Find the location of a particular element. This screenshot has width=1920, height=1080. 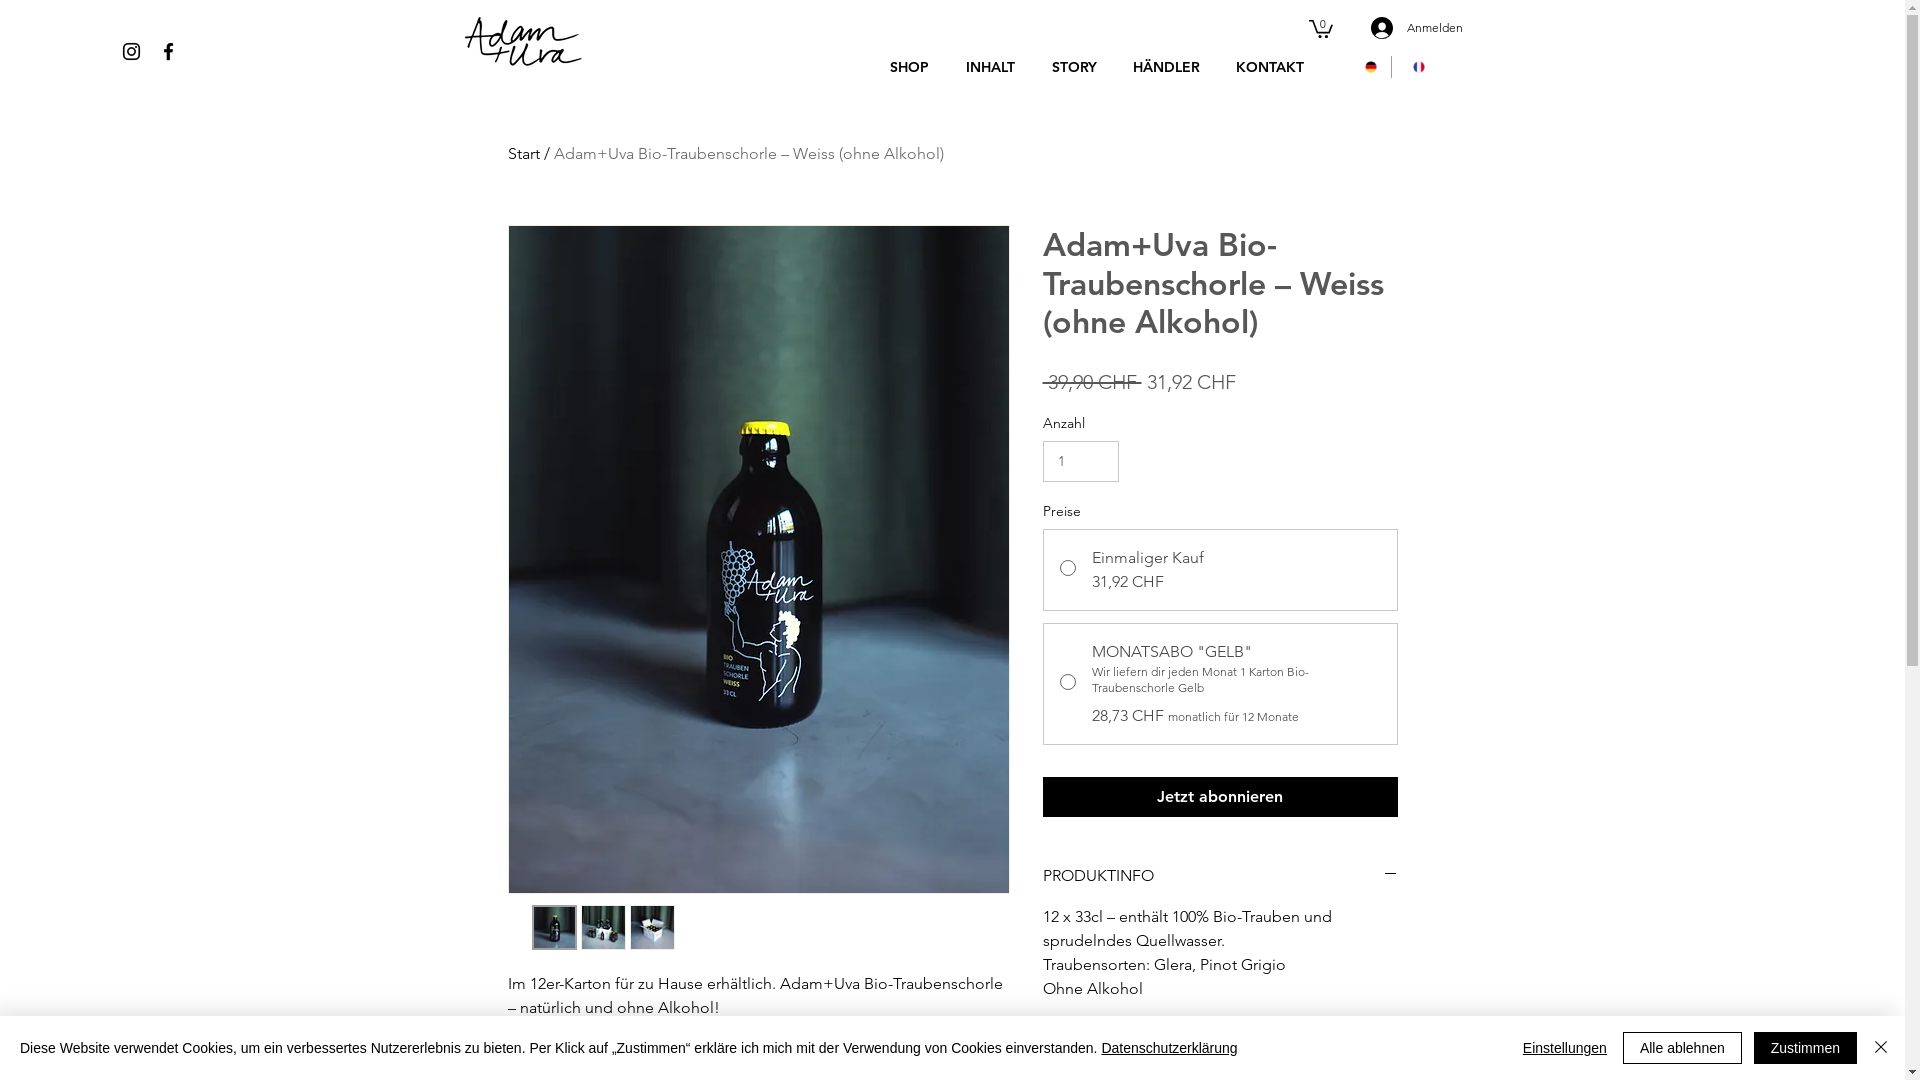

'STORY' is located at coordinates (1069, 65).